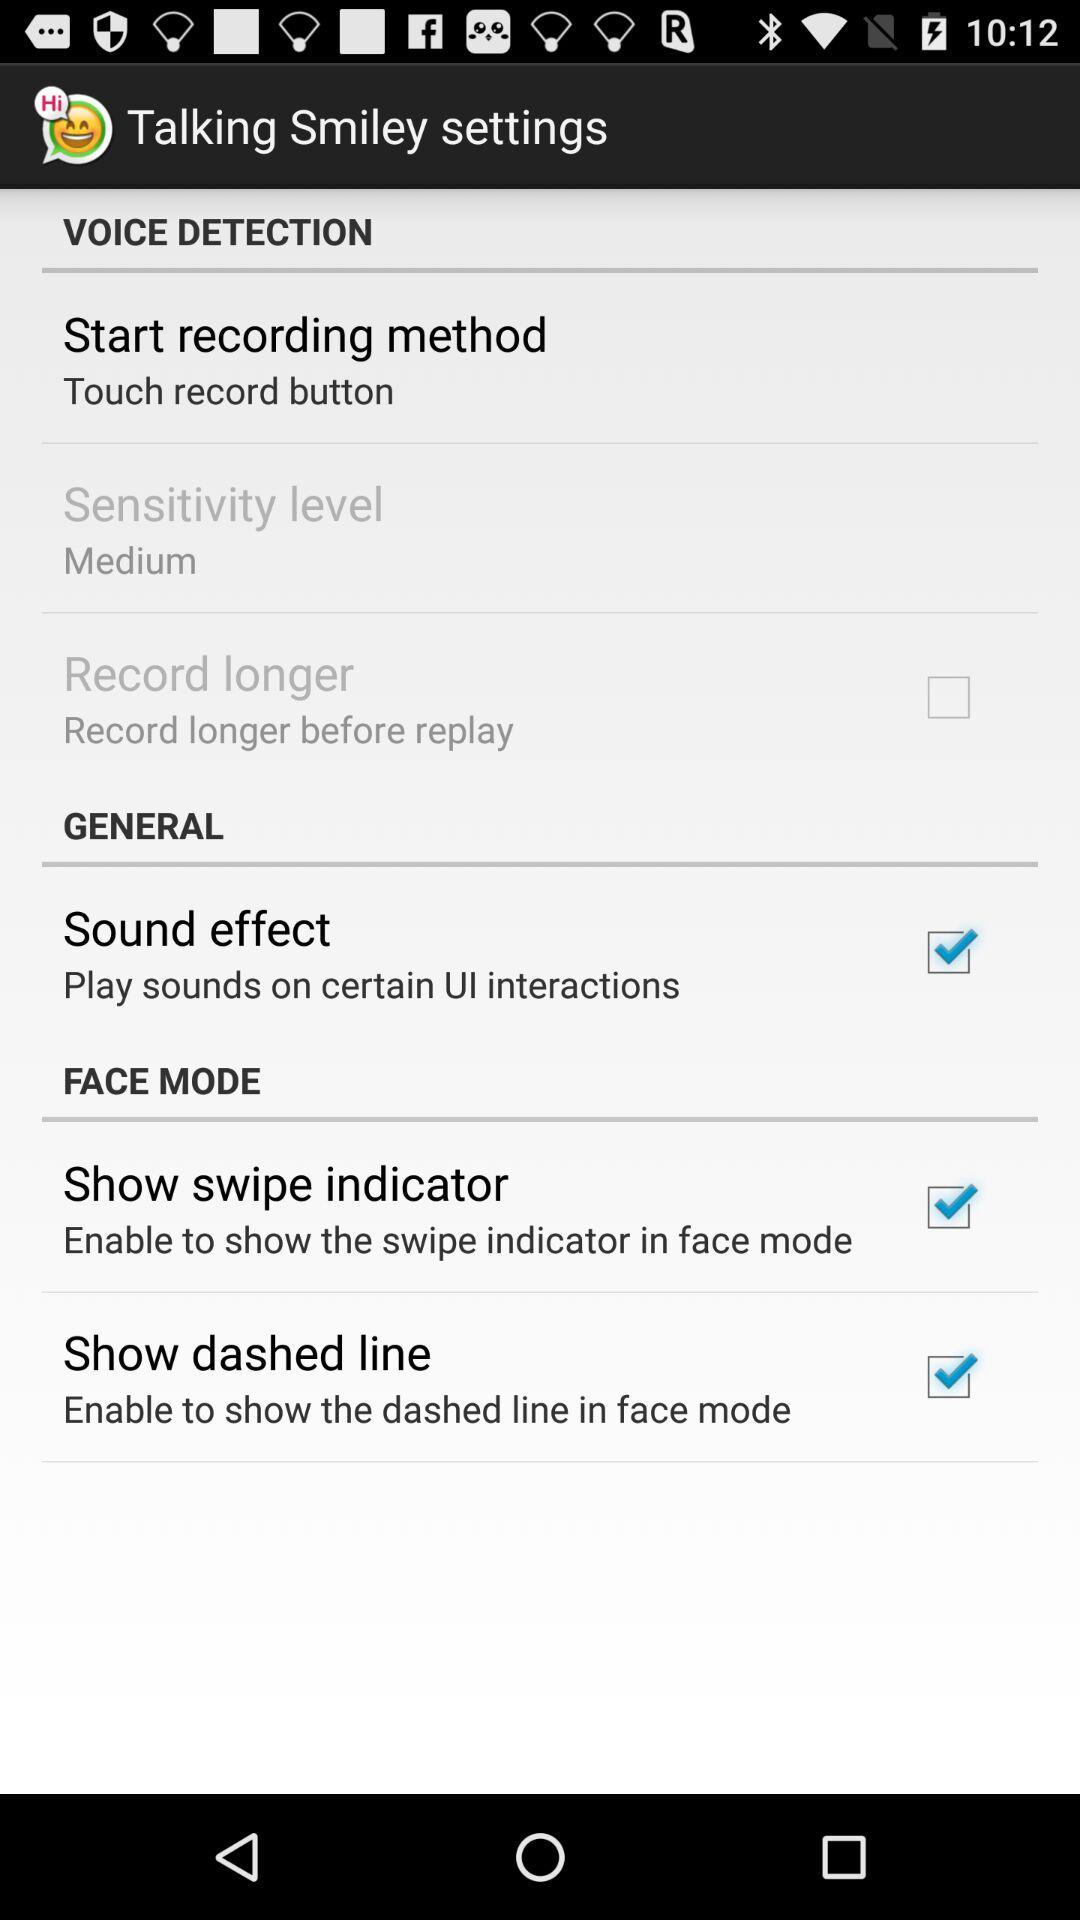 Image resolution: width=1080 pixels, height=1920 pixels. I want to click on icon below the record longer before app, so click(540, 825).